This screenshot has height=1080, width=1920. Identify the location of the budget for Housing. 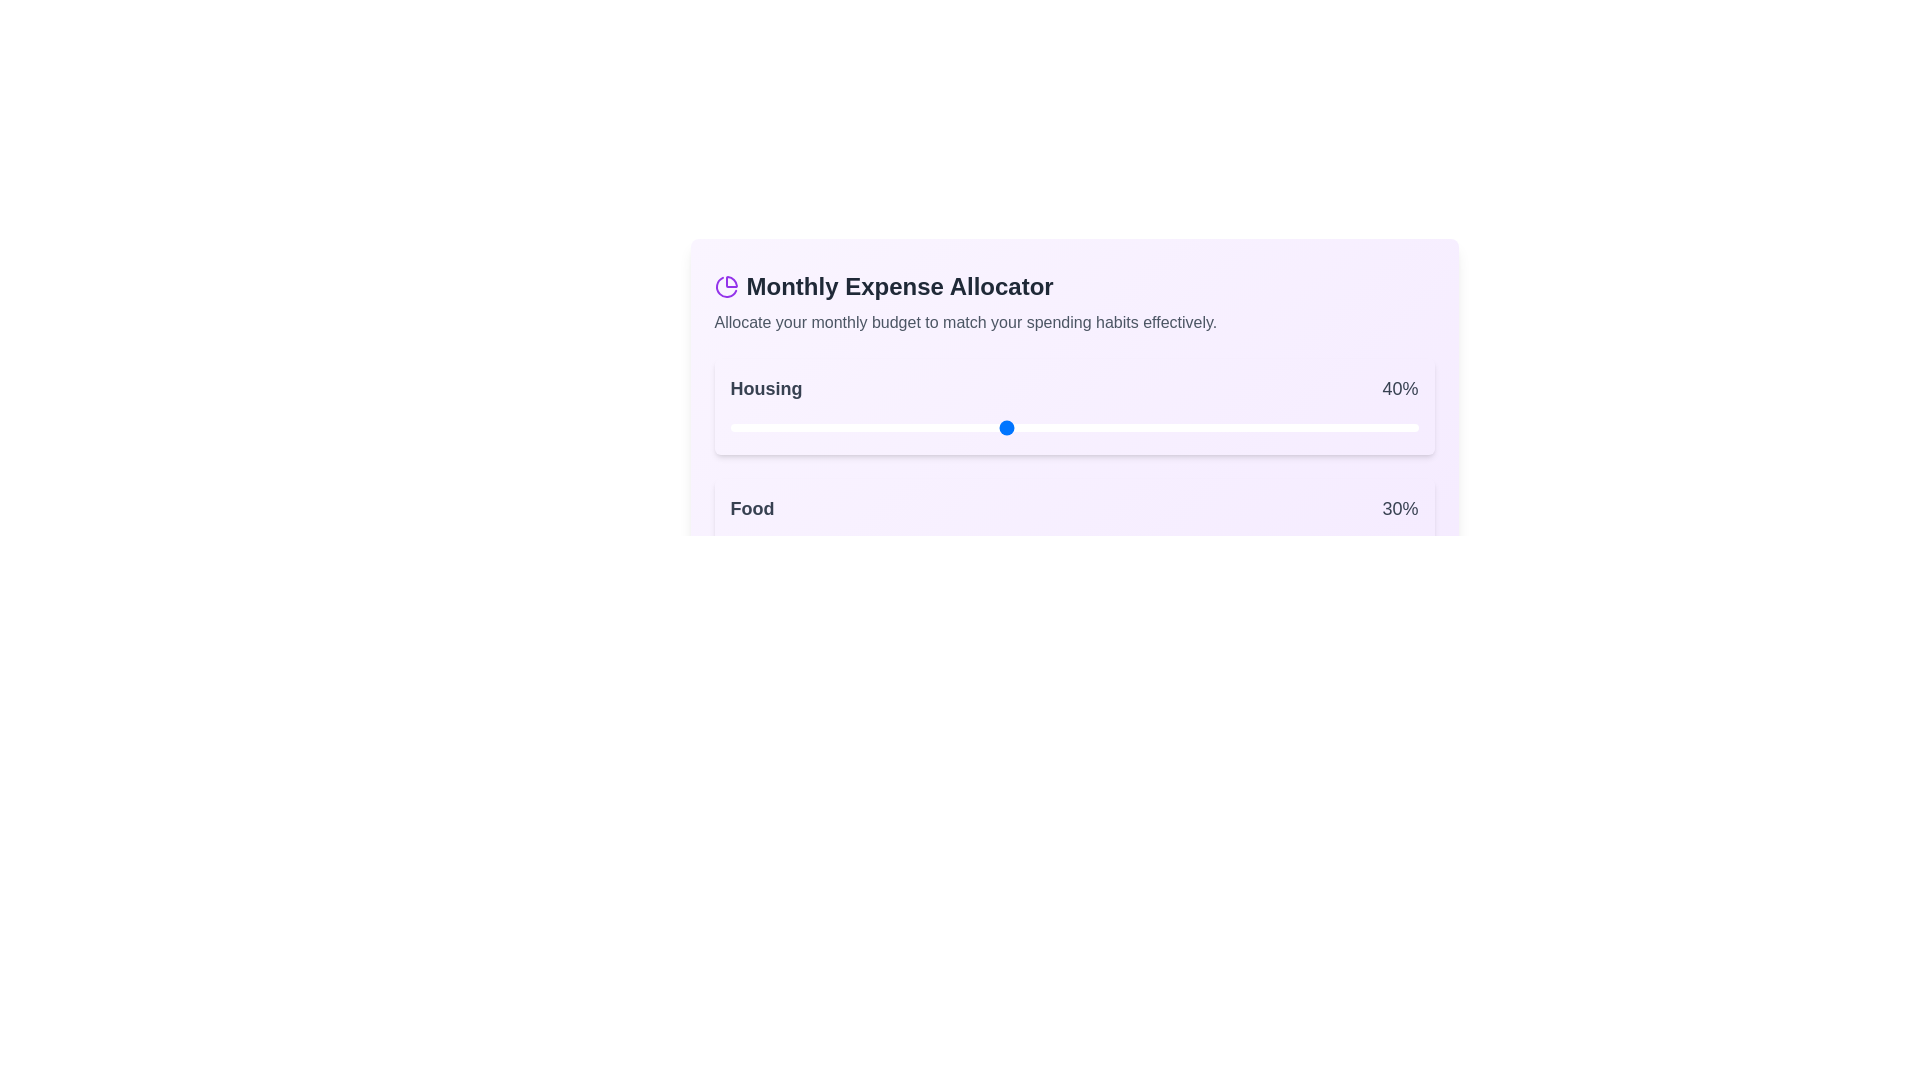
(798, 427).